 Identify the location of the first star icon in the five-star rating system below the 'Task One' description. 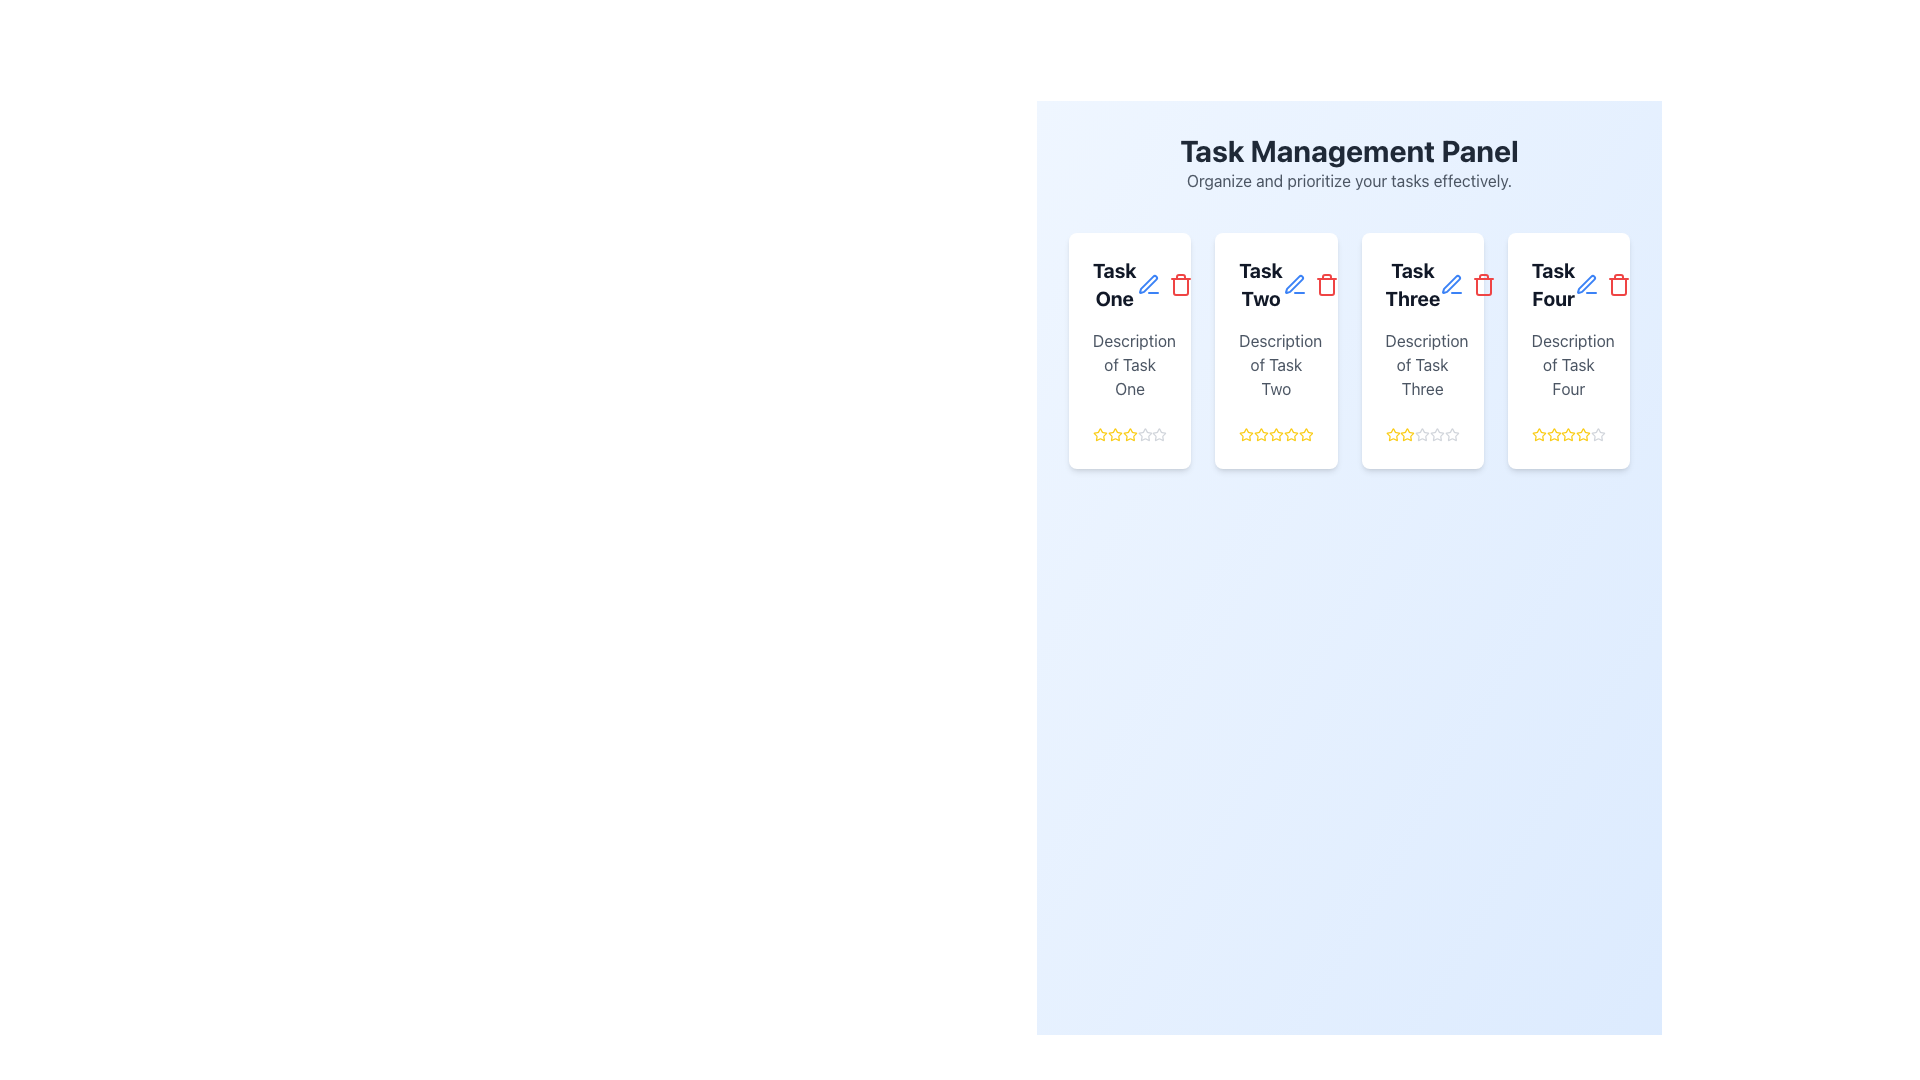
(1099, 434).